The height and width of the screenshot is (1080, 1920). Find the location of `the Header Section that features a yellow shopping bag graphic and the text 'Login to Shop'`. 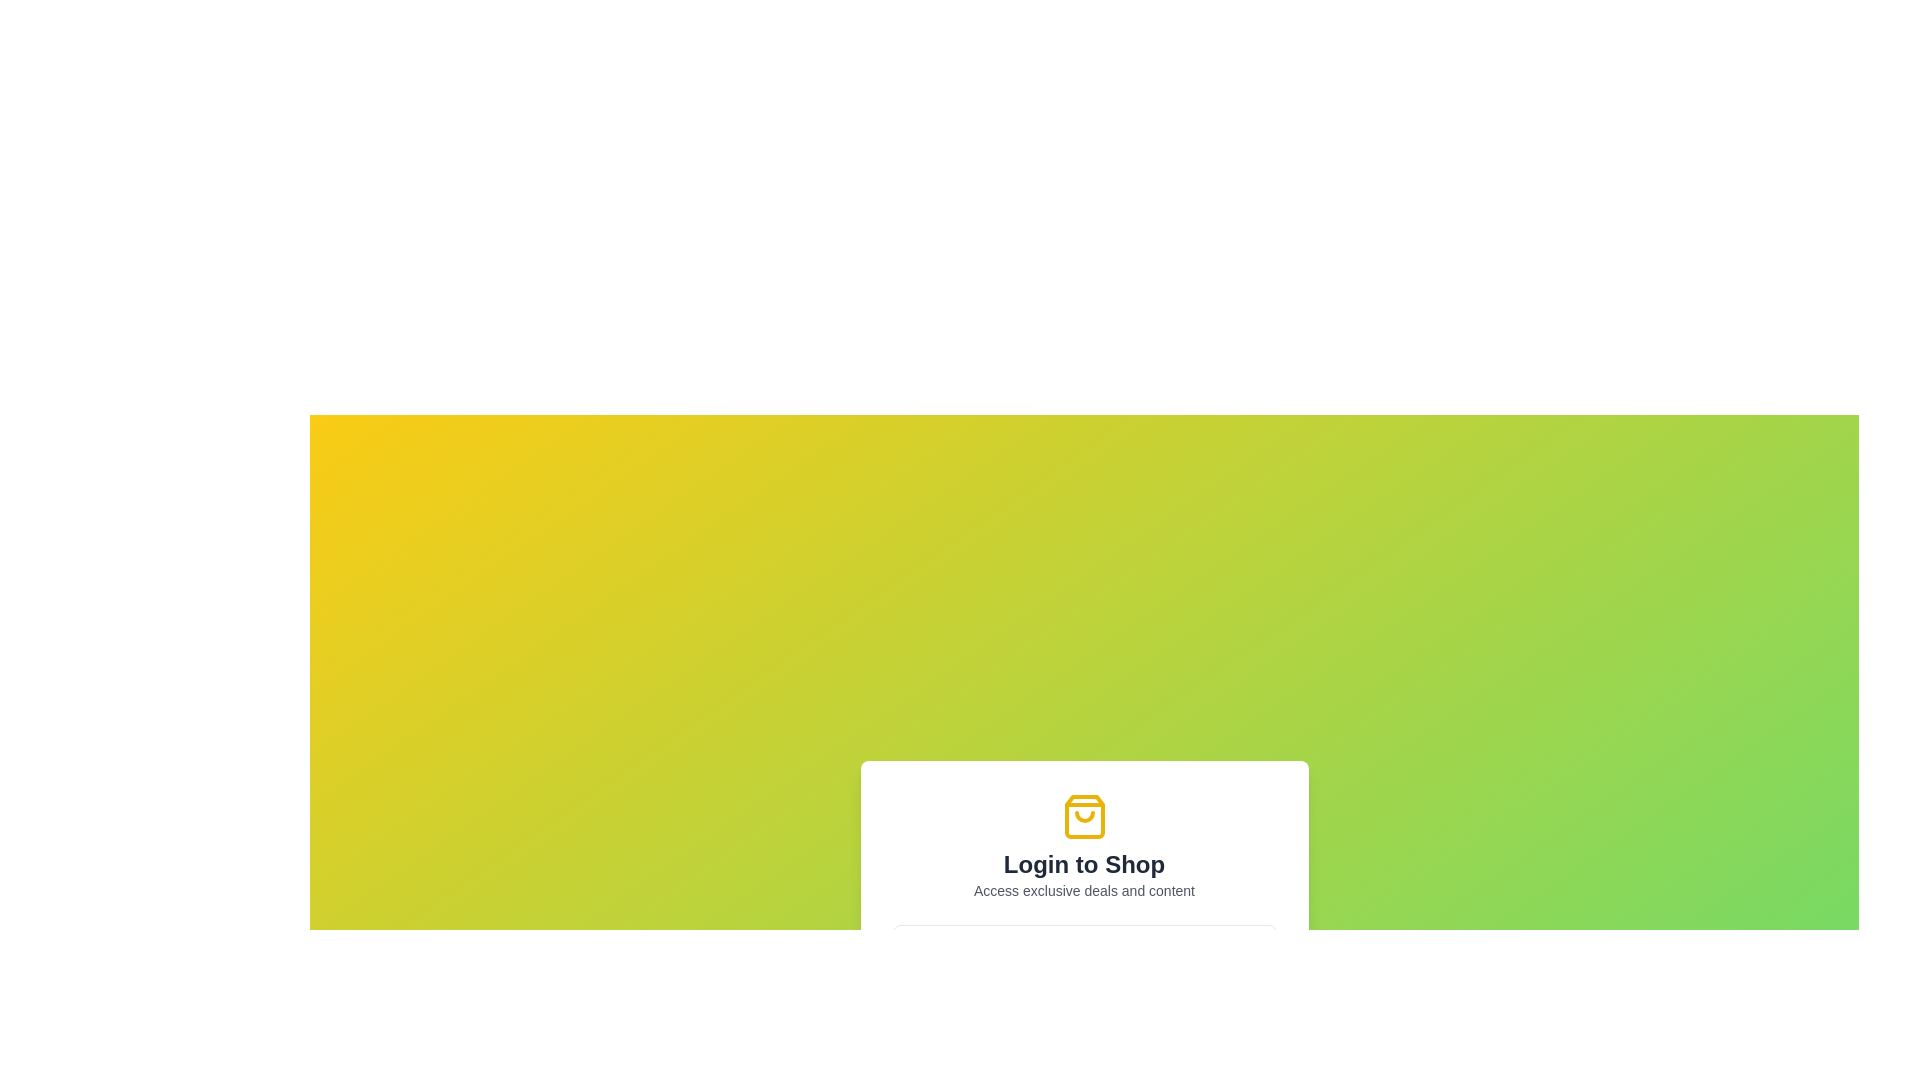

the Header Section that features a yellow shopping bag graphic and the text 'Login to Shop' is located at coordinates (1083, 847).